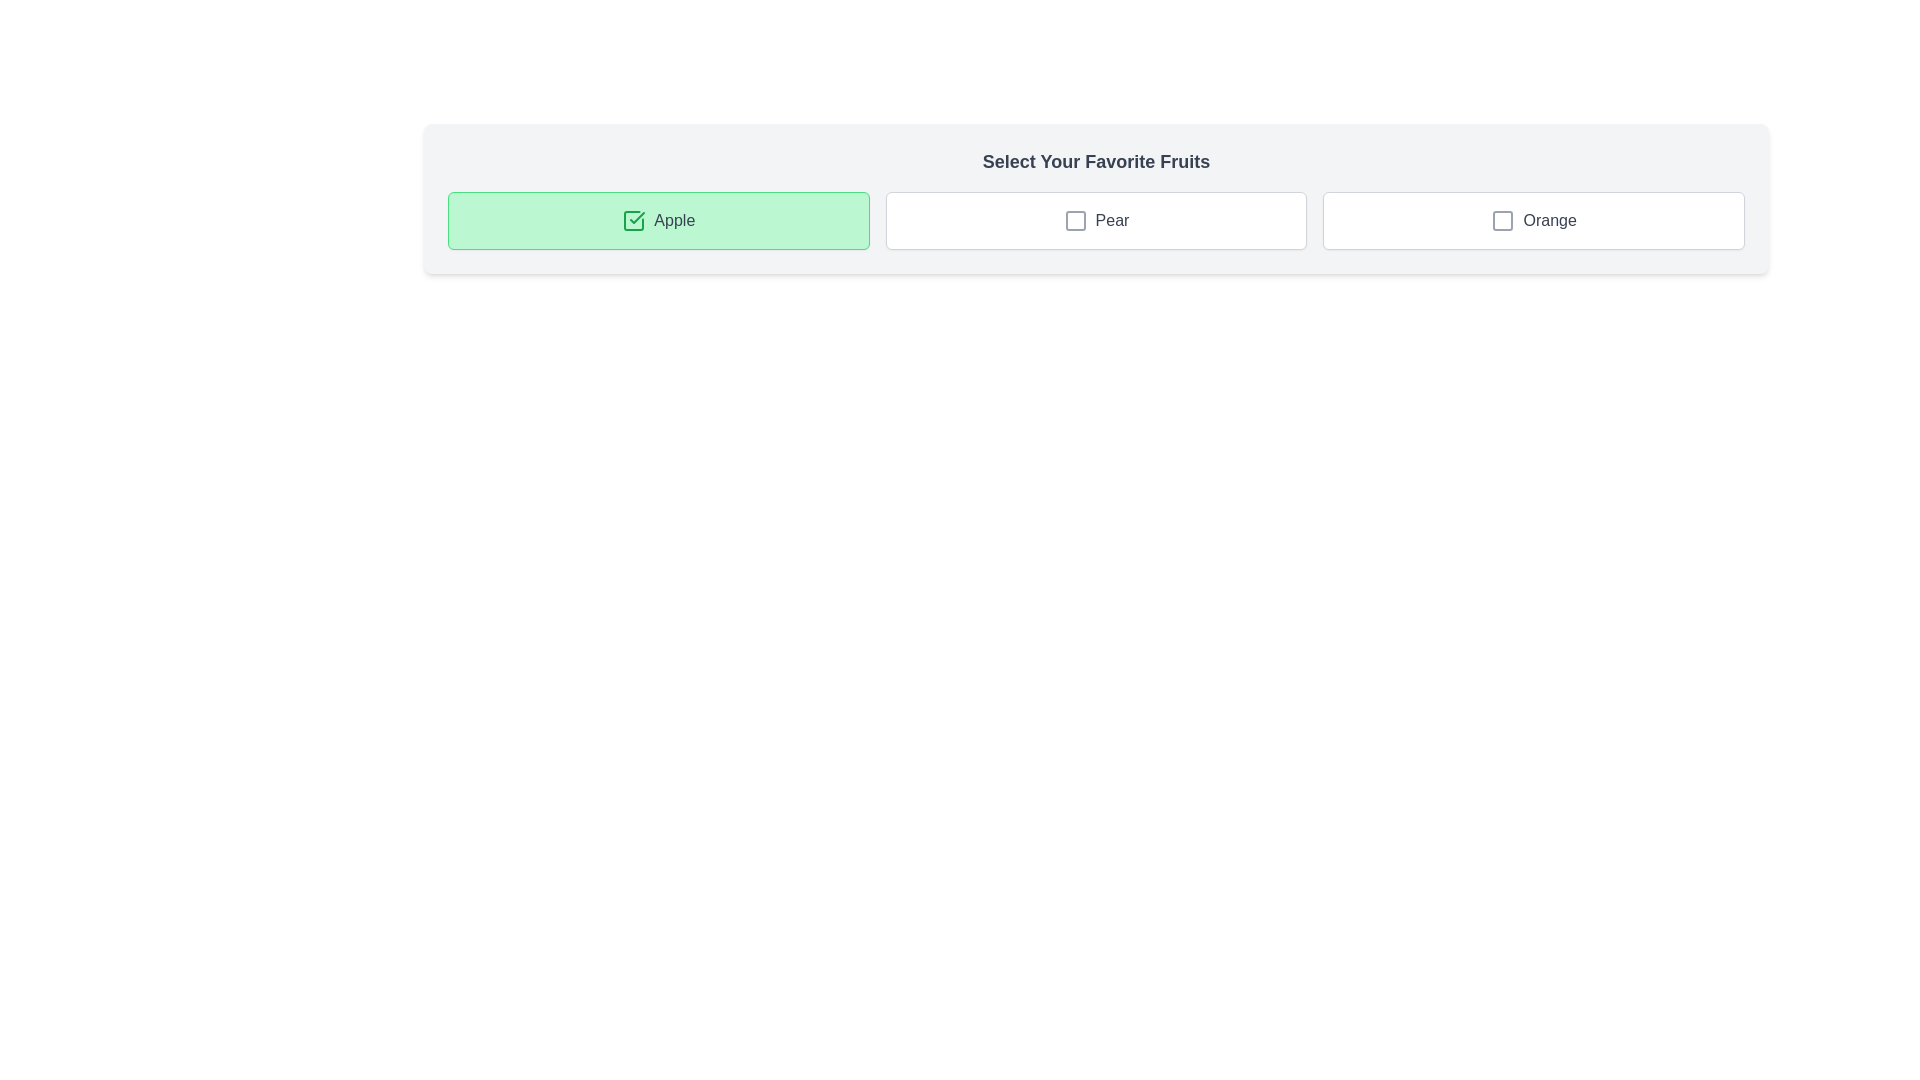  Describe the element at coordinates (1111, 220) in the screenshot. I see `the text label for the 'Pear' checkbox option, which is located within the second option card of the 'Select Your Favorite Fruits' group` at that location.